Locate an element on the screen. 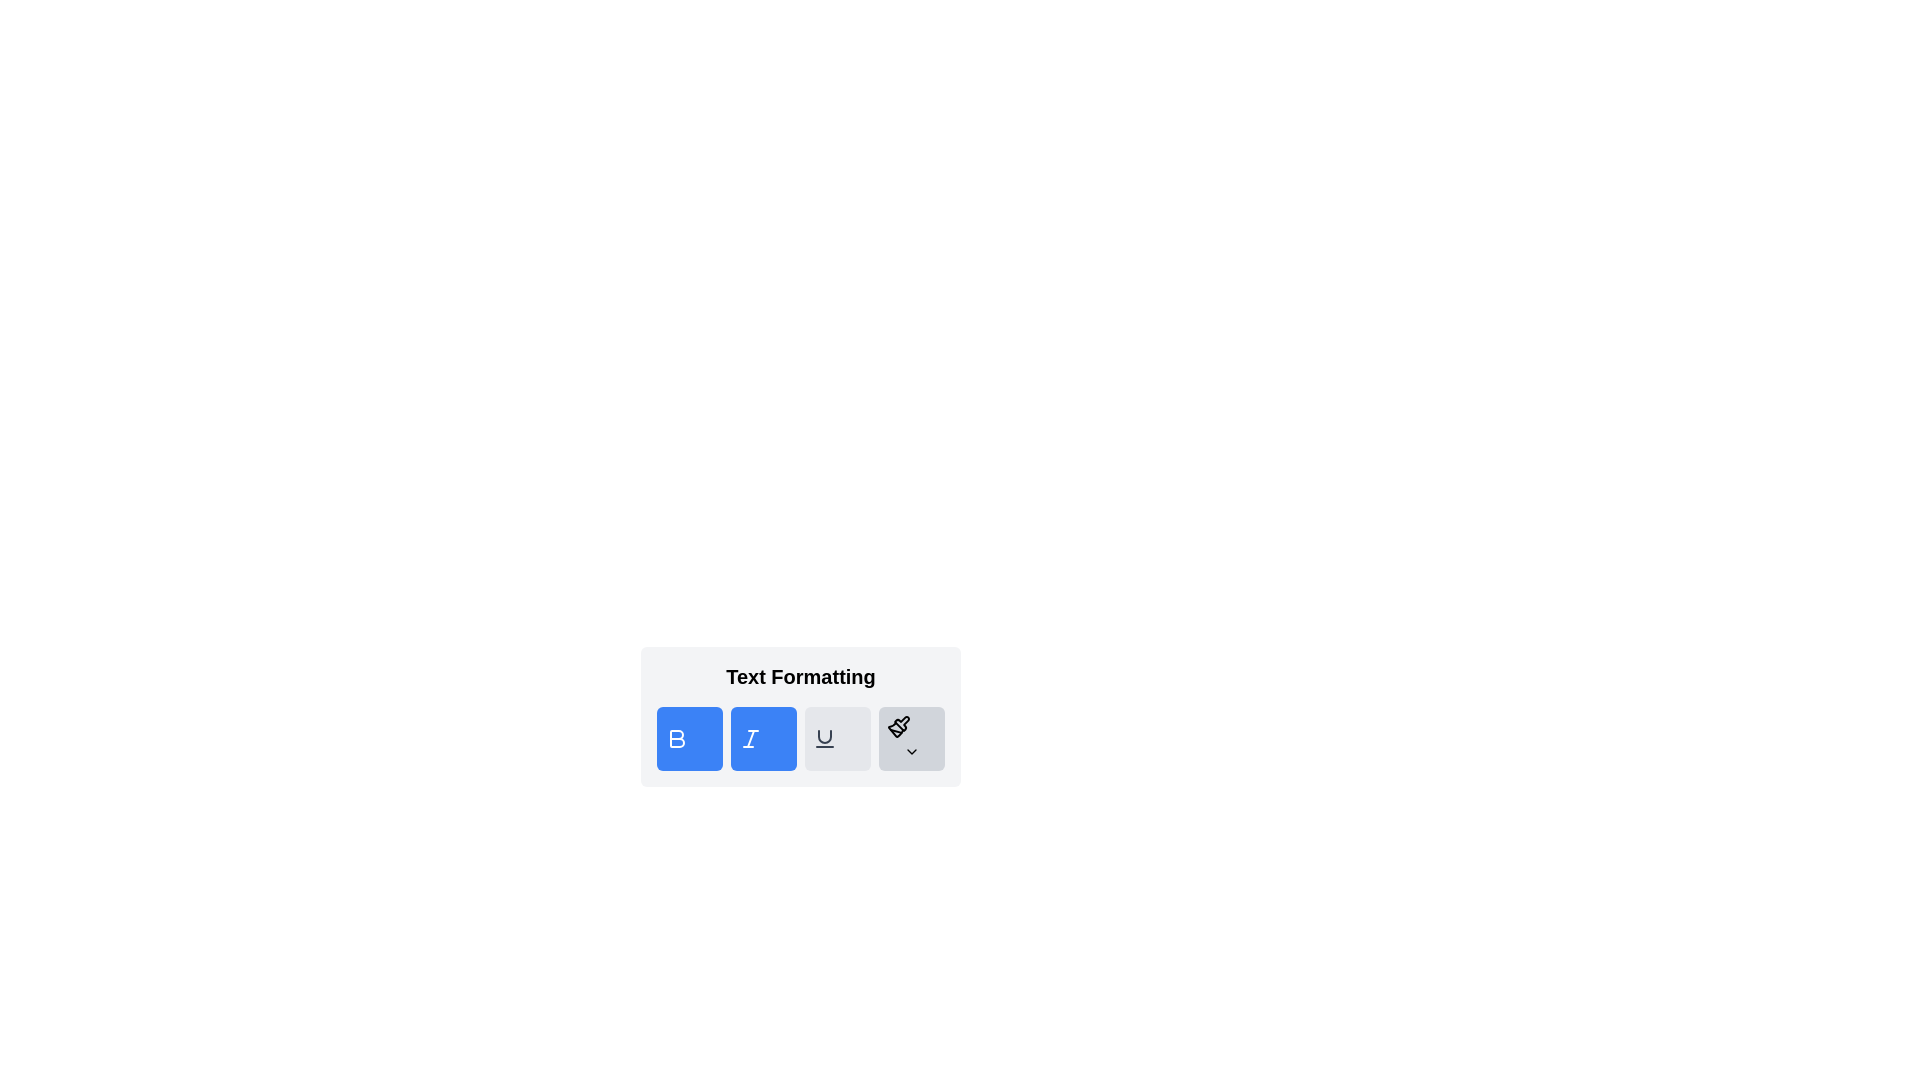 The image size is (1920, 1080). the decorative vector graphic part of the SVG element located in the bottom right area of the formatting options toolbar is located at coordinates (901, 723).